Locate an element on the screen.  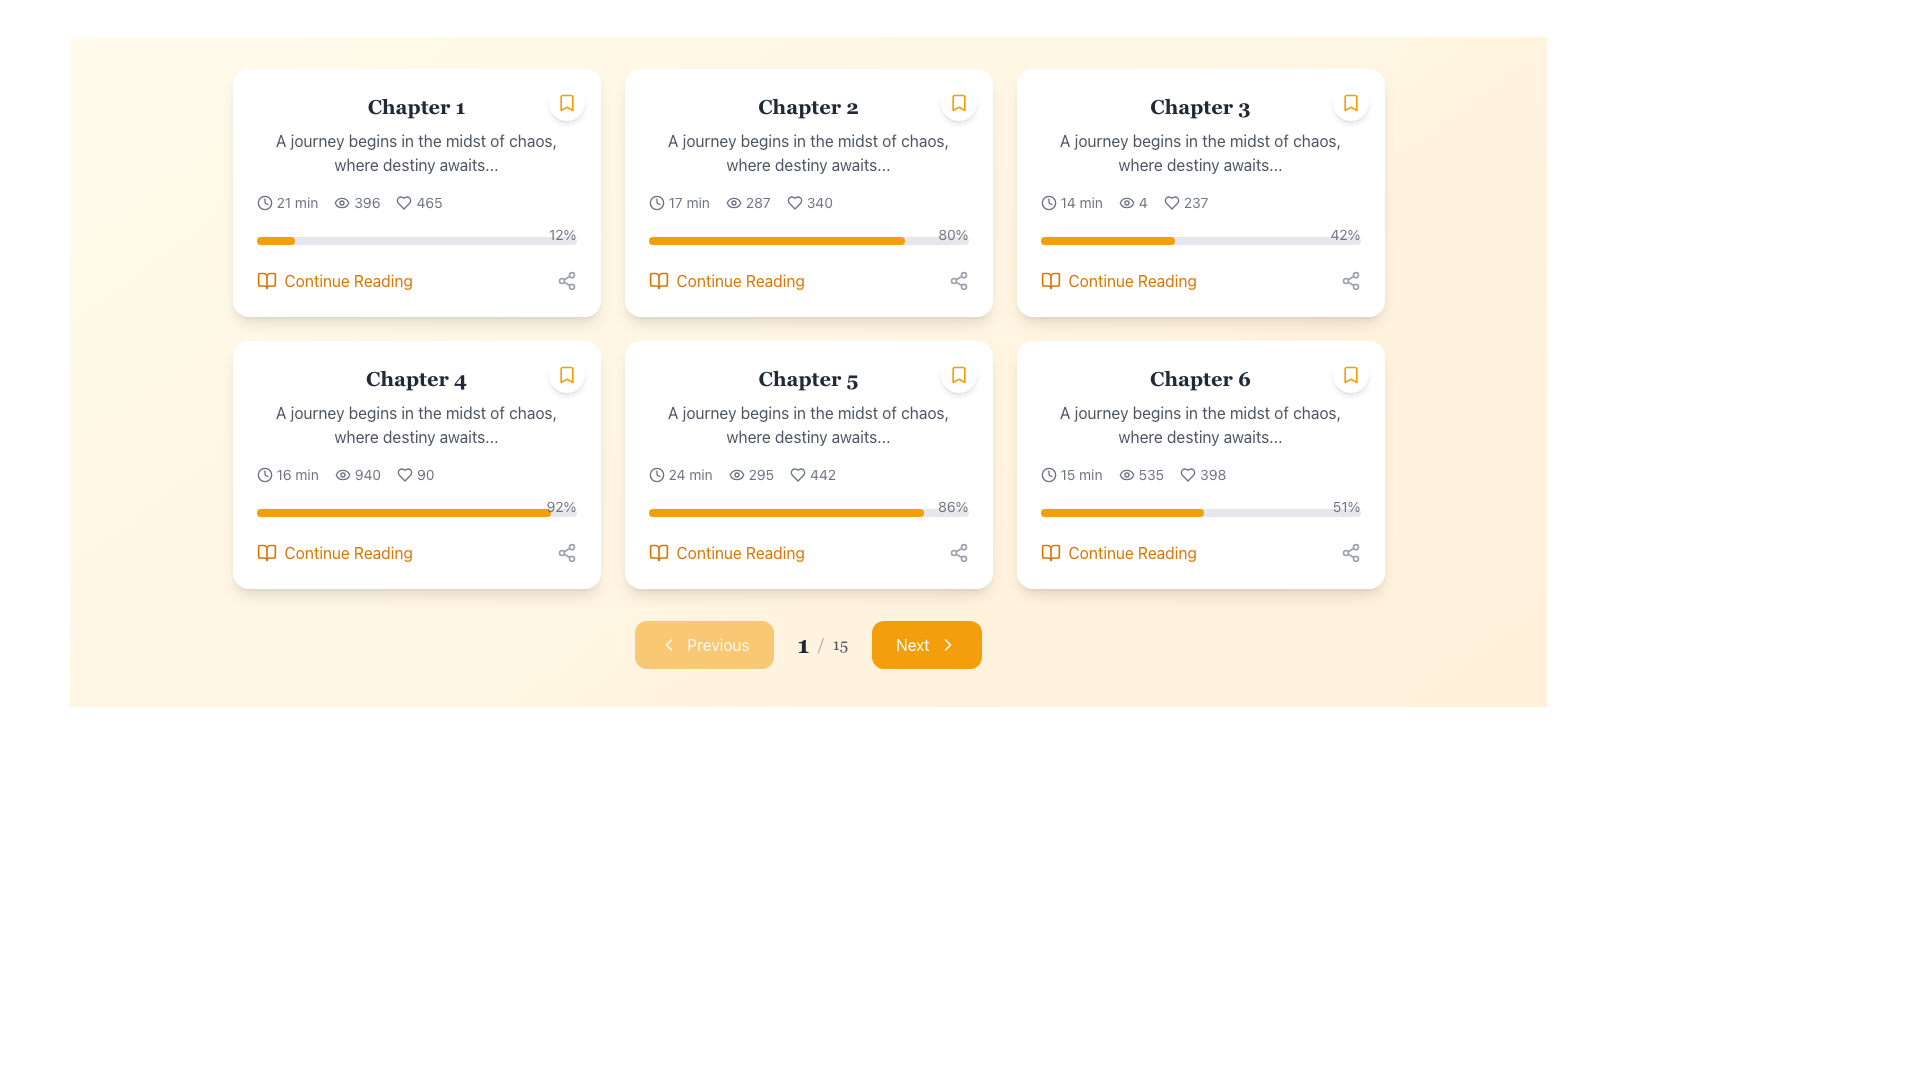
the static text label showing the number of views for chapter 3, which is located to the right of the eye icon and above the heart icon is located at coordinates (1143, 203).